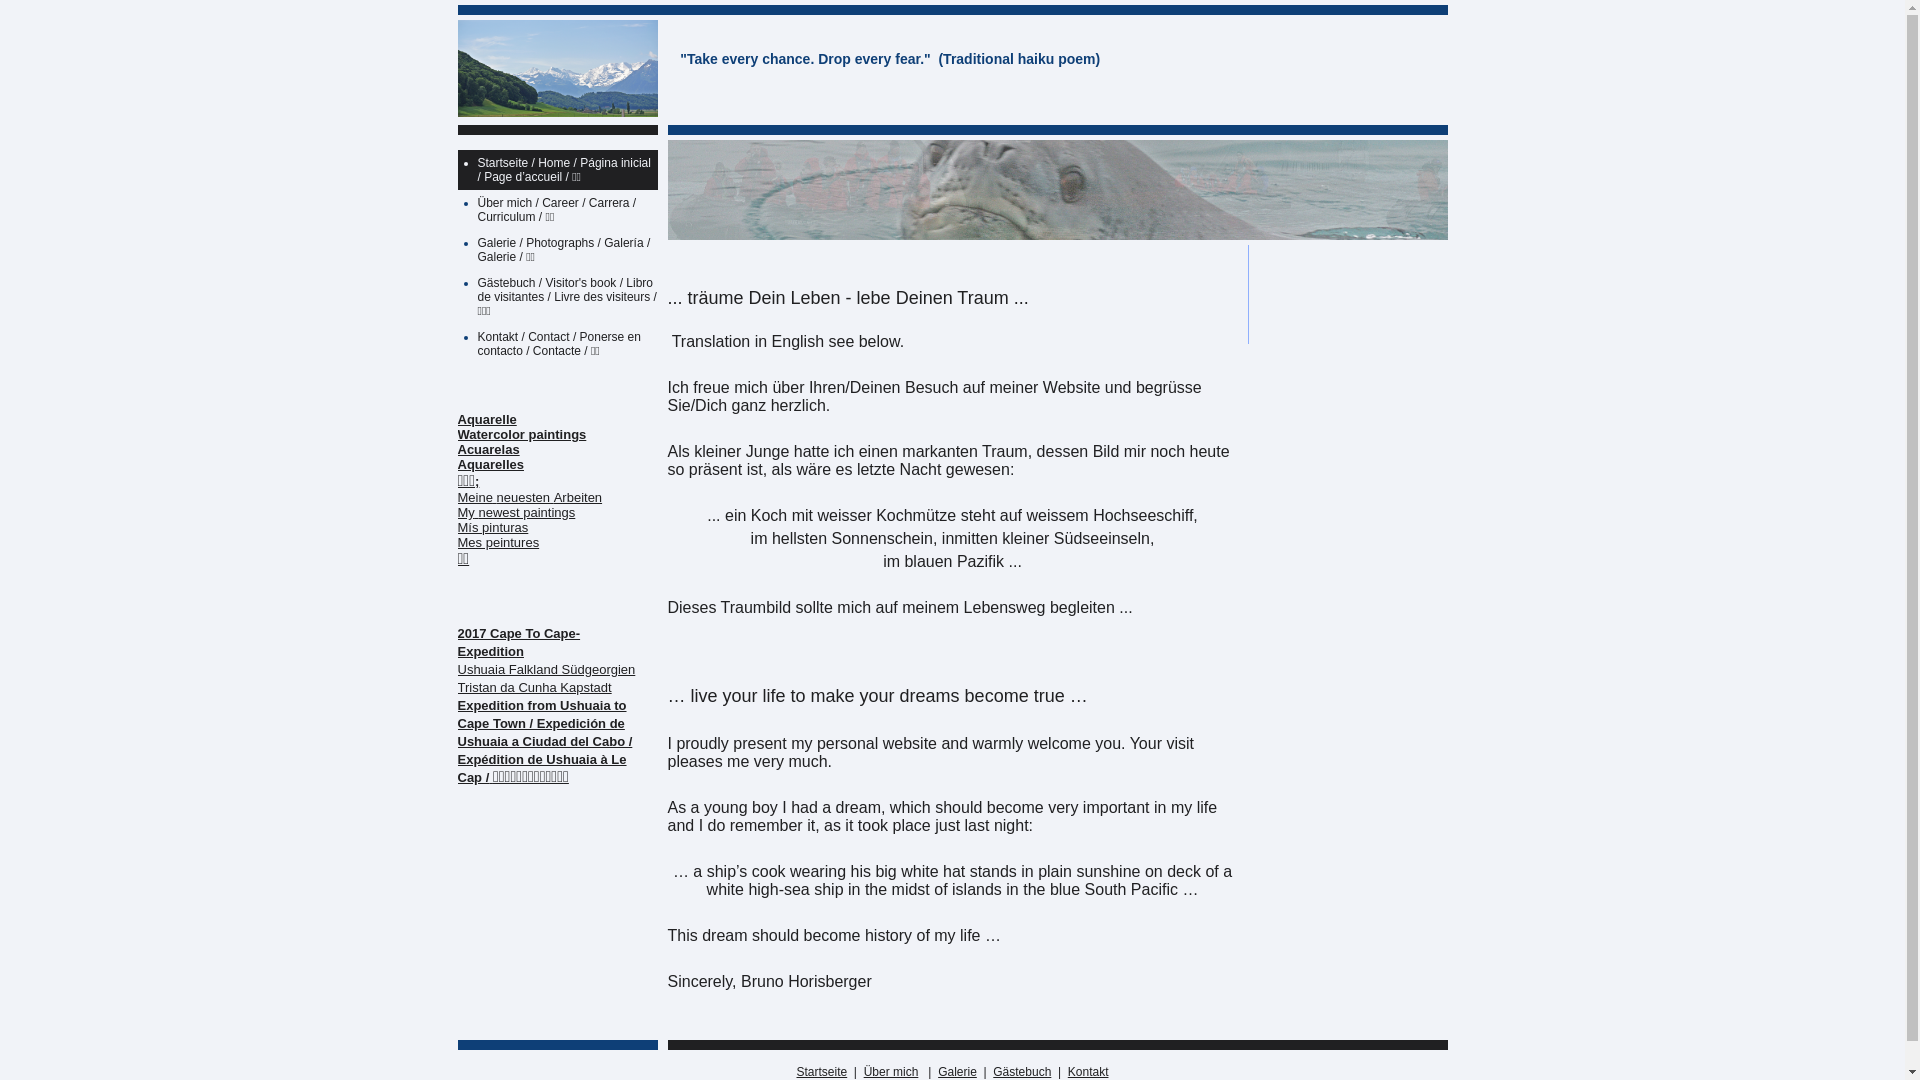 This screenshot has height=1080, width=1920. What do you see at coordinates (456, 641) in the screenshot?
I see `'2017 Cape To Cape-Expedition'` at bounding box center [456, 641].